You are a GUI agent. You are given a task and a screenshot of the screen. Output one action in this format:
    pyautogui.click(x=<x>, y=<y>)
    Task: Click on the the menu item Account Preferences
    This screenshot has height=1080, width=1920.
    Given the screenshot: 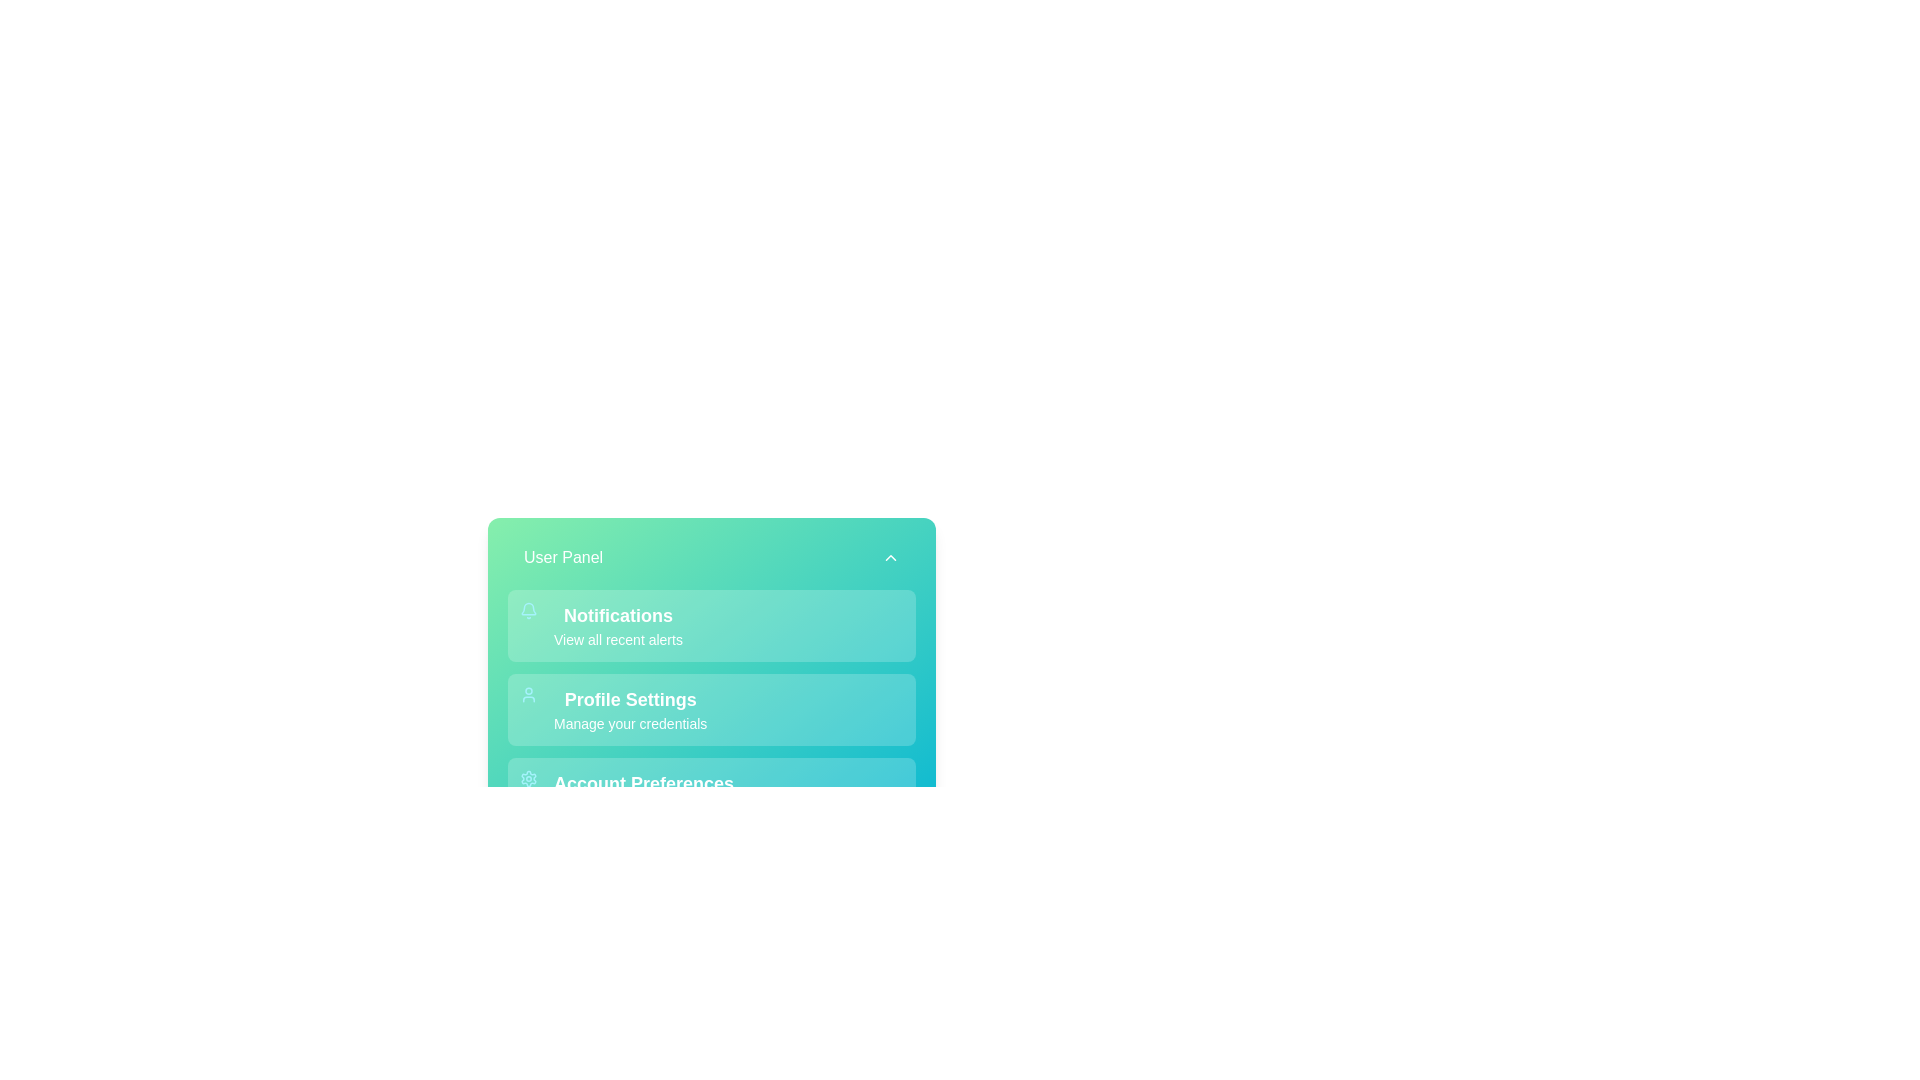 What is the action you would take?
    pyautogui.click(x=711, y=793)
    